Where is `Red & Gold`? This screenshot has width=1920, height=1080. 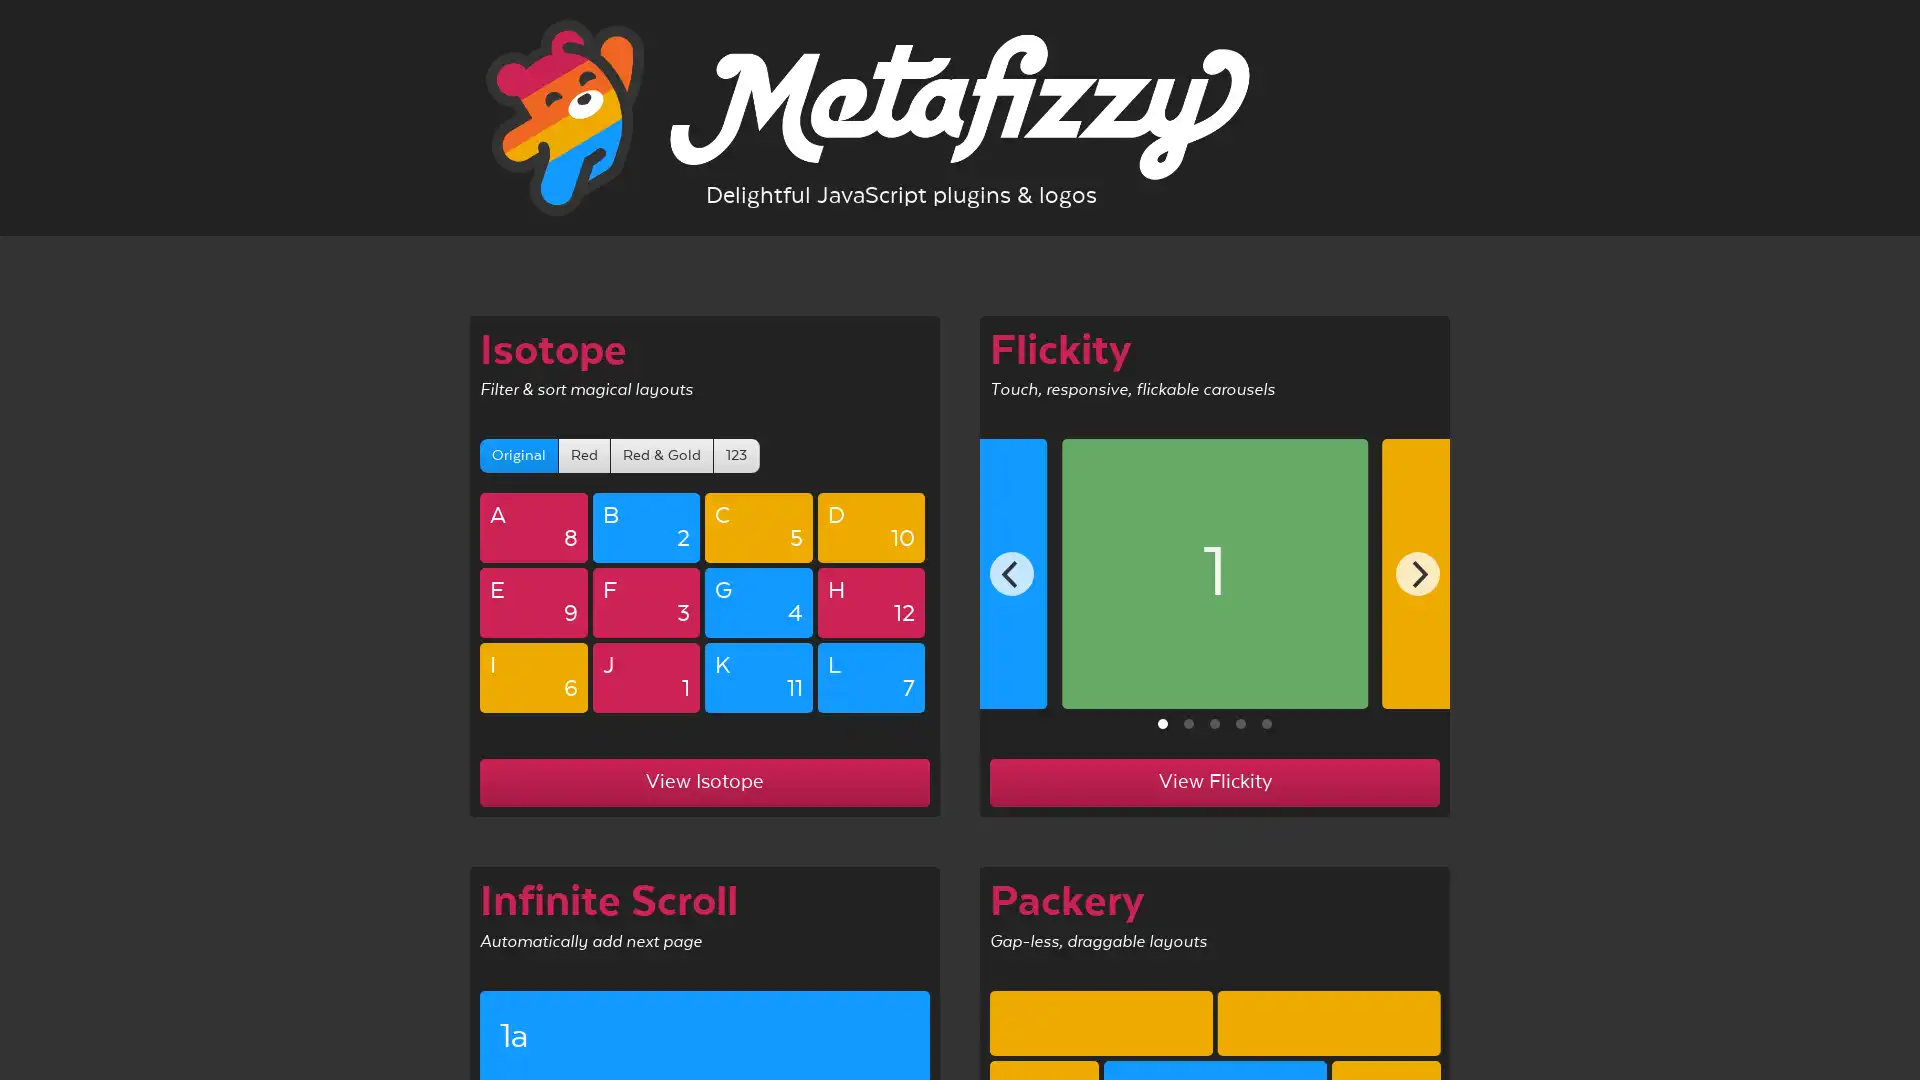 Red & Gold is located at coordinates (662, 455).